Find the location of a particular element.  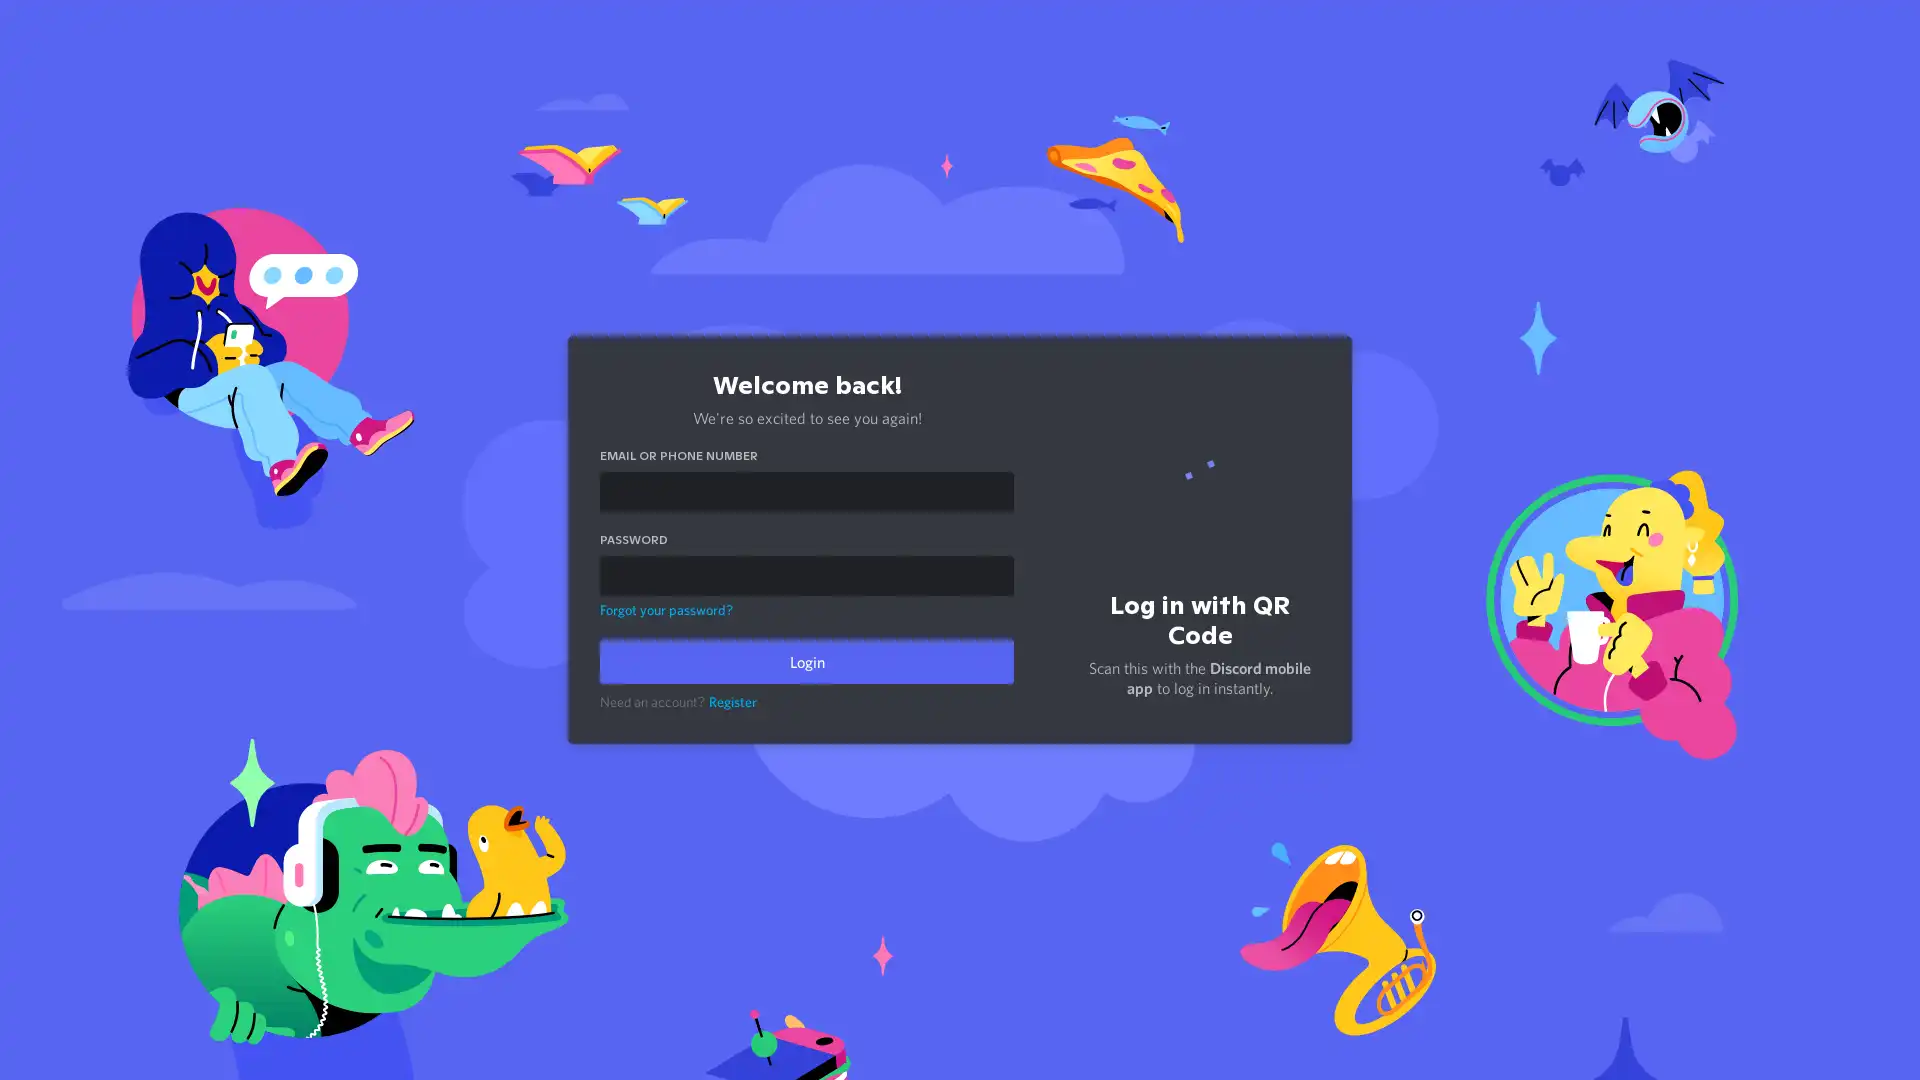

Forgot your password? is located at coordinates (666, 608).